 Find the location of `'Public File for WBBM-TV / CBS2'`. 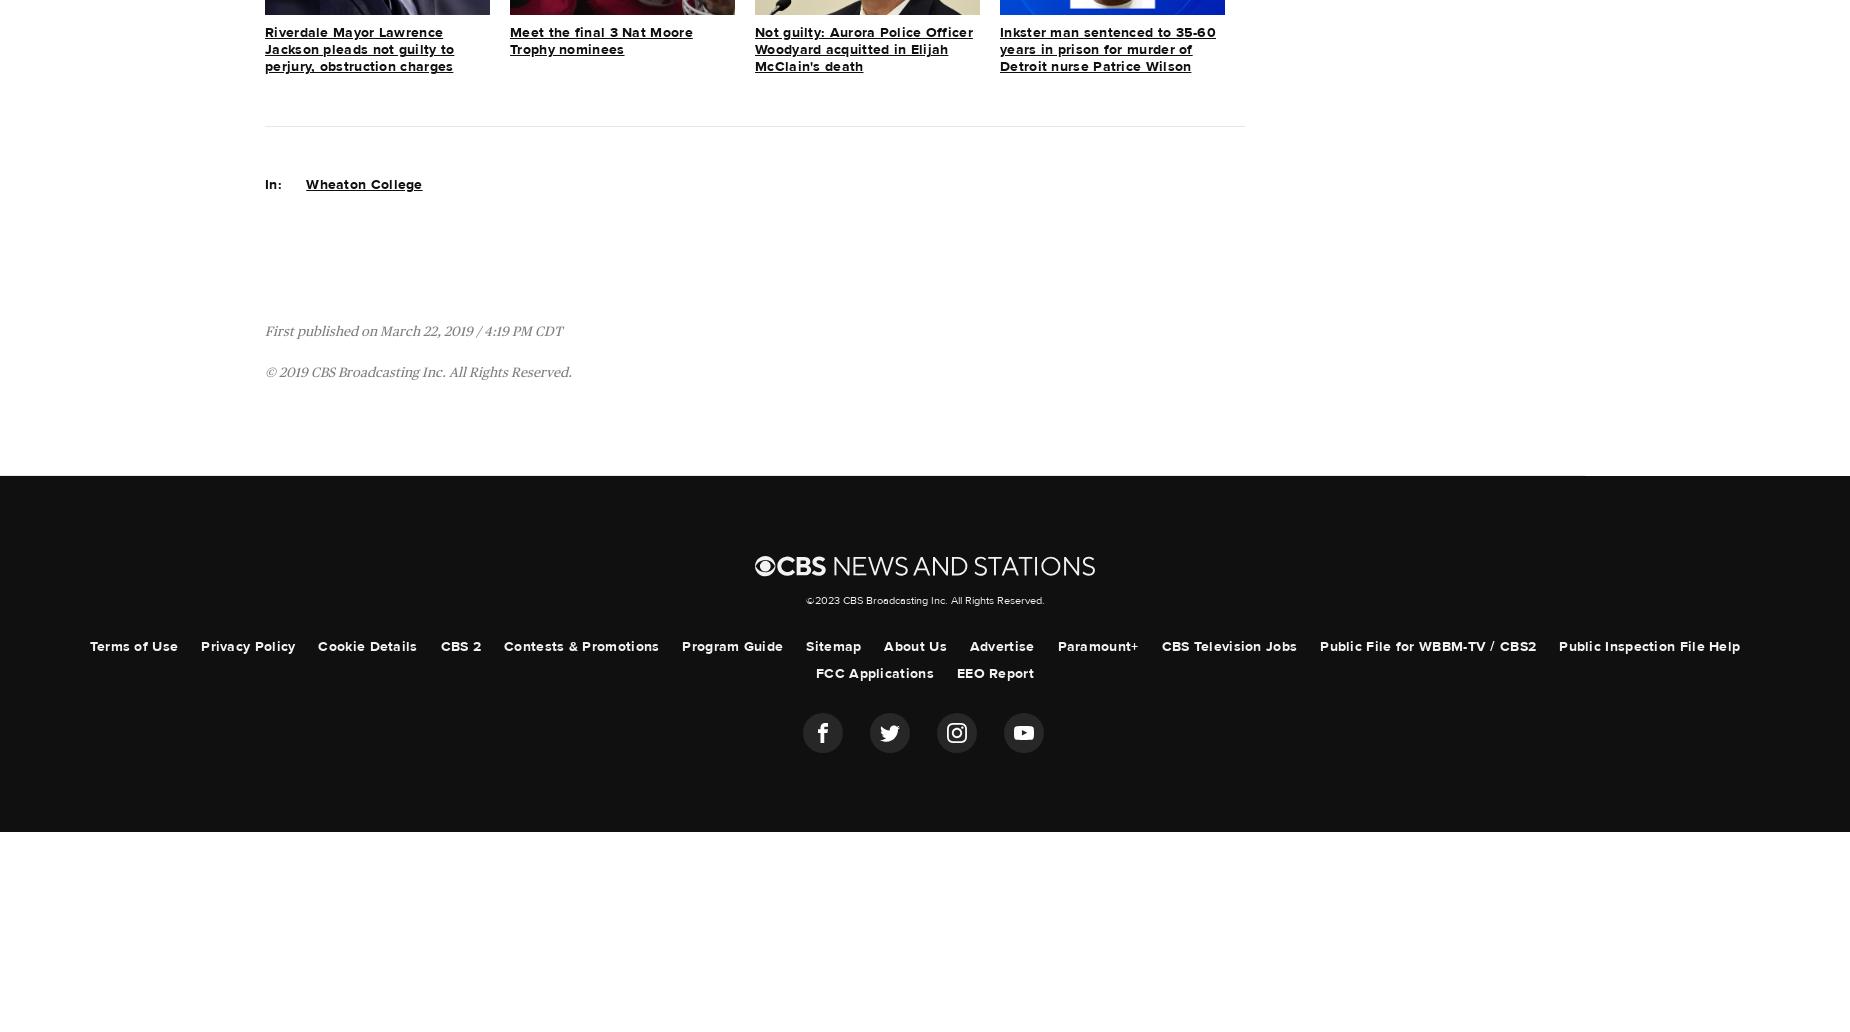

'Public File for WBBM-TV / CBS2' is located at coordinates (1428, 645).